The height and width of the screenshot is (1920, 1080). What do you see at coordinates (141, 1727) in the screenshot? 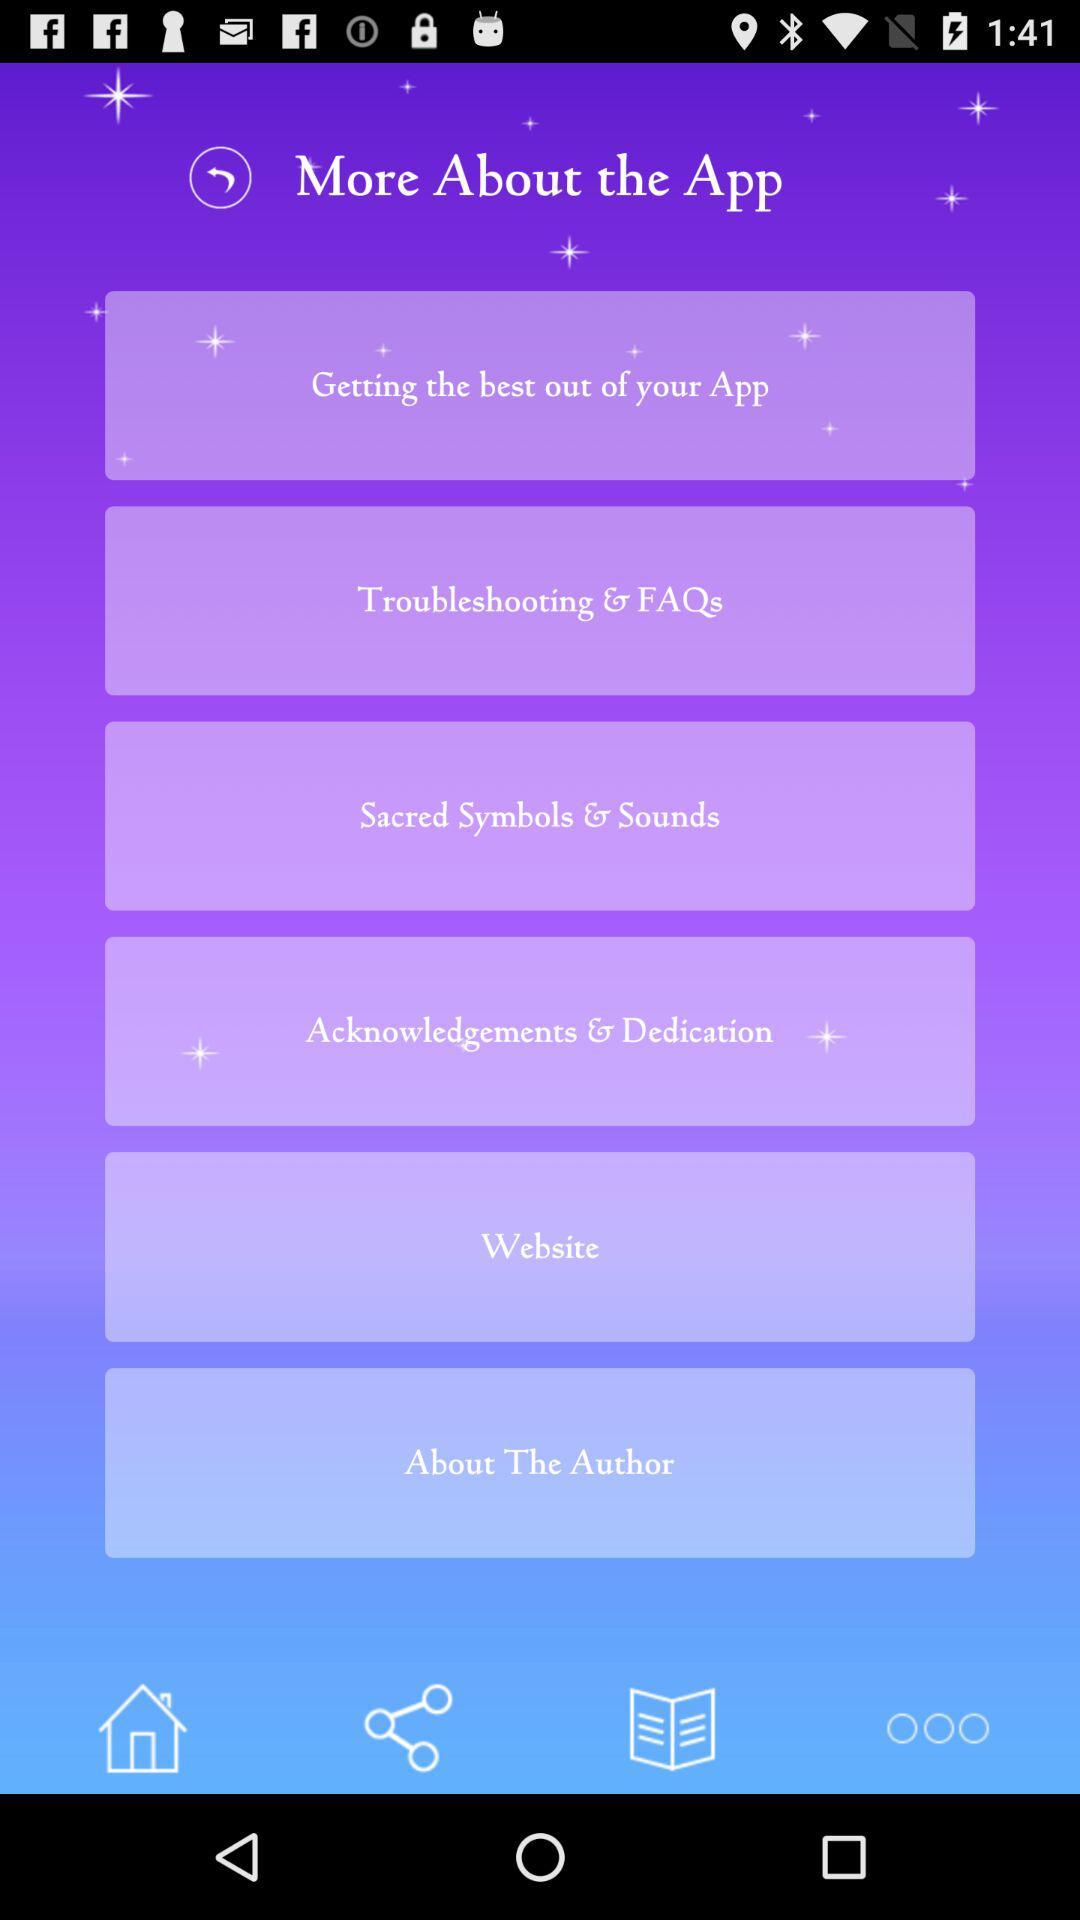
I see `main page` at bounding box center [141, 1727].